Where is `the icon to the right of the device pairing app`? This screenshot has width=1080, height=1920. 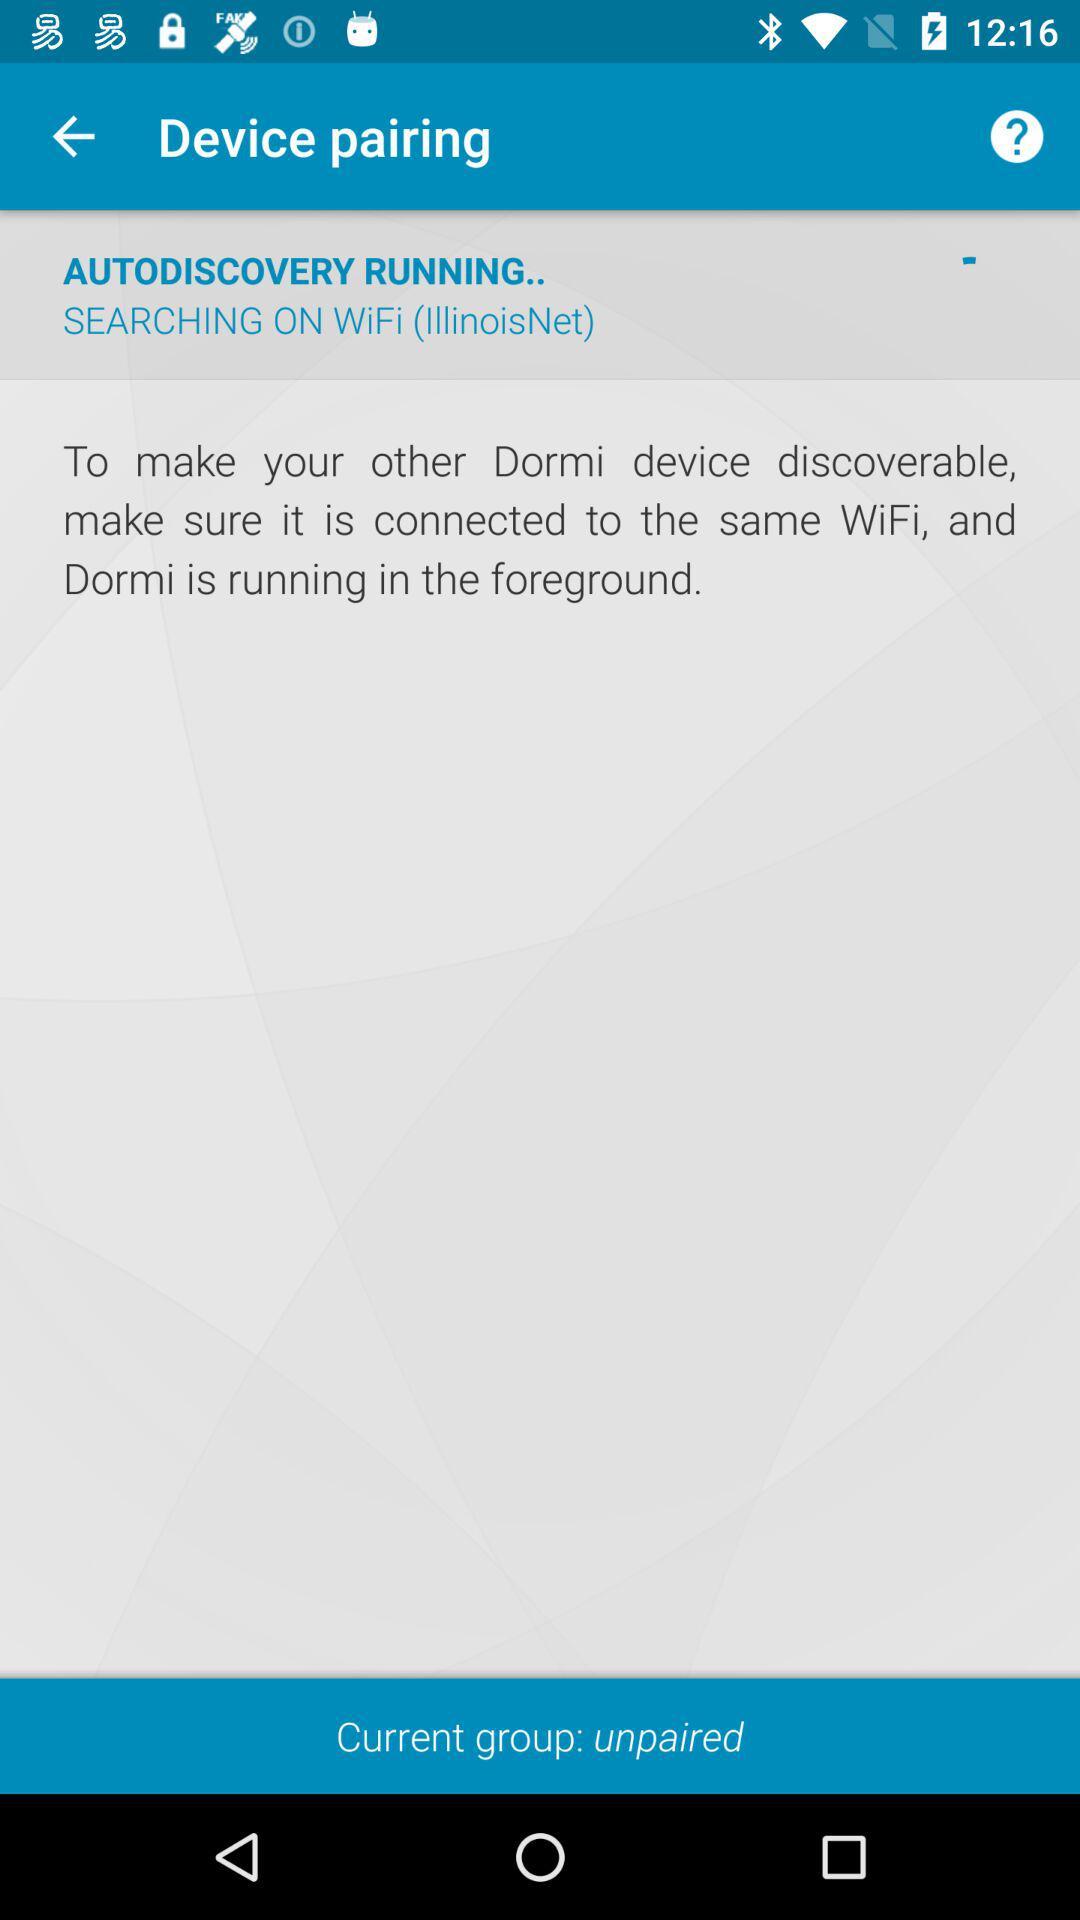 the icon to the right of the device pairing app is located at coordinates (1017, 135).